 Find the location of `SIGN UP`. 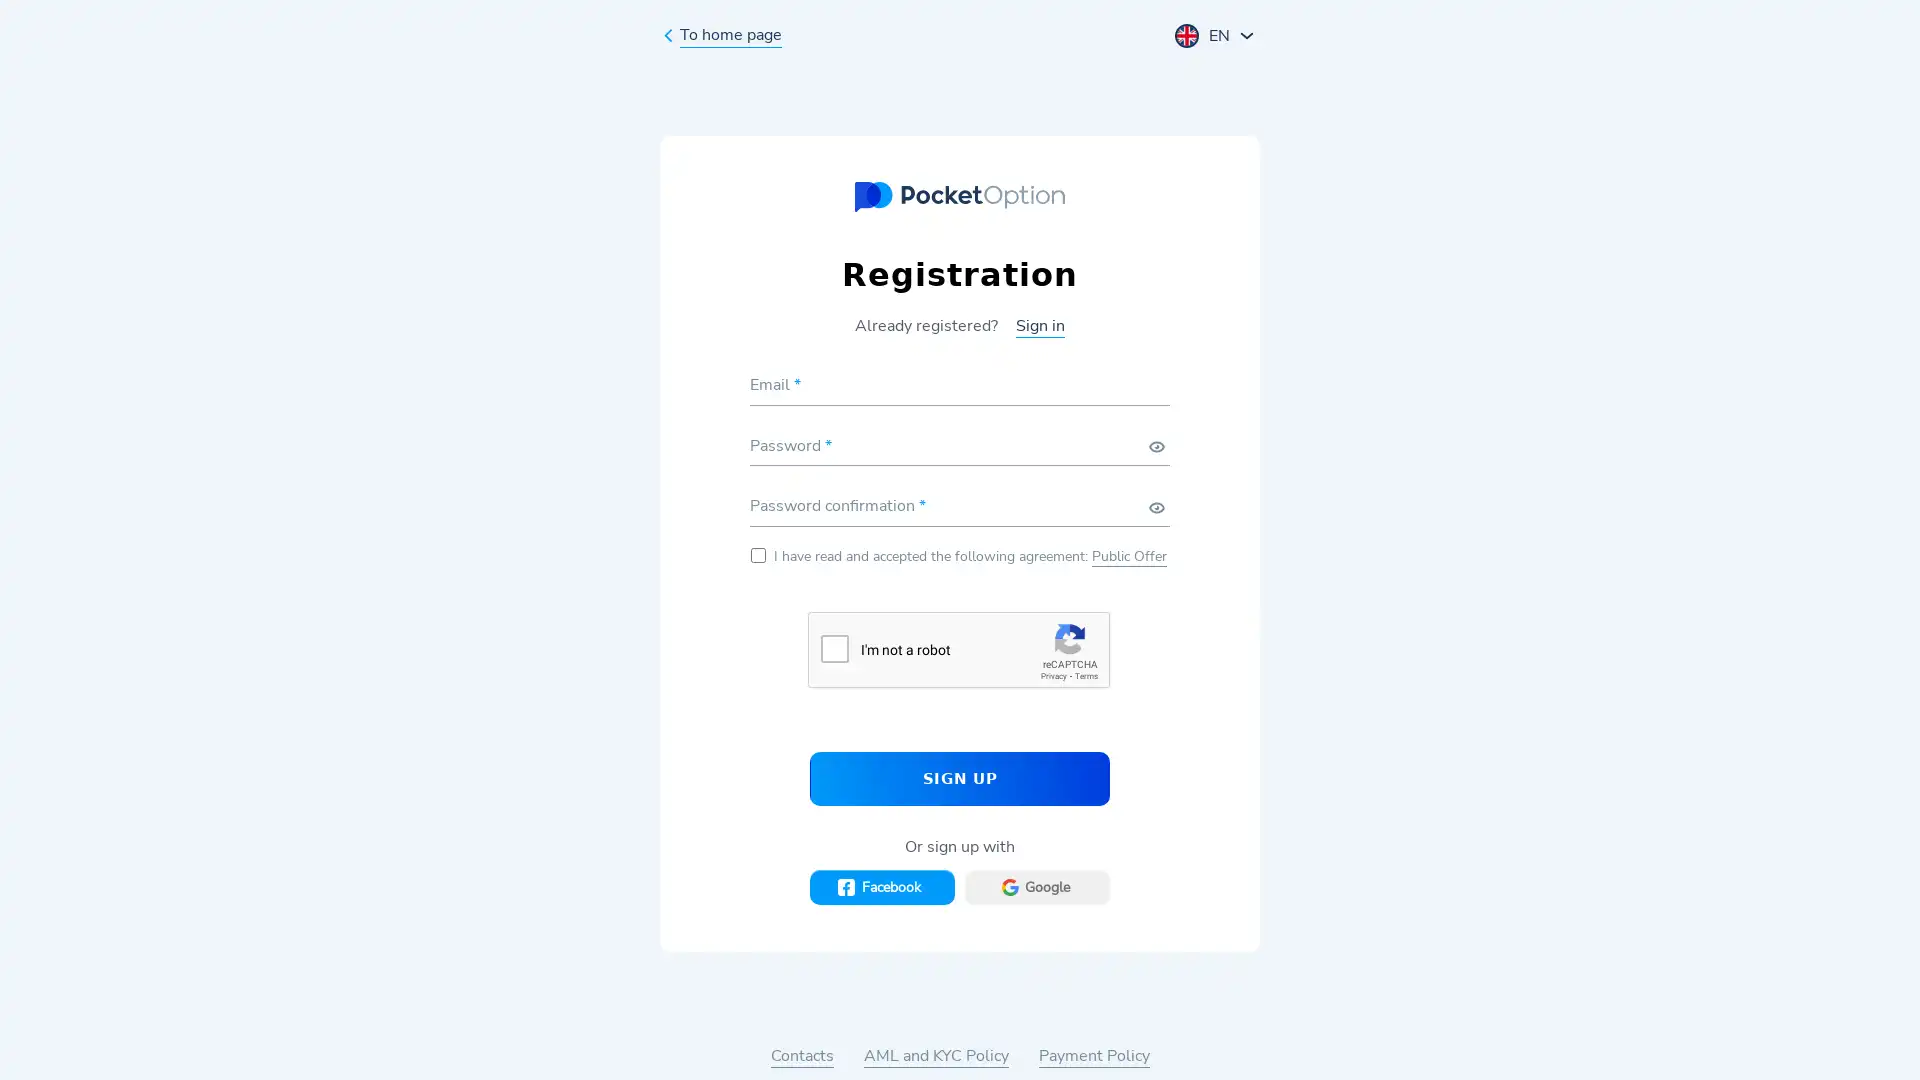

SIGN UP is located at coordinates (960, 777).